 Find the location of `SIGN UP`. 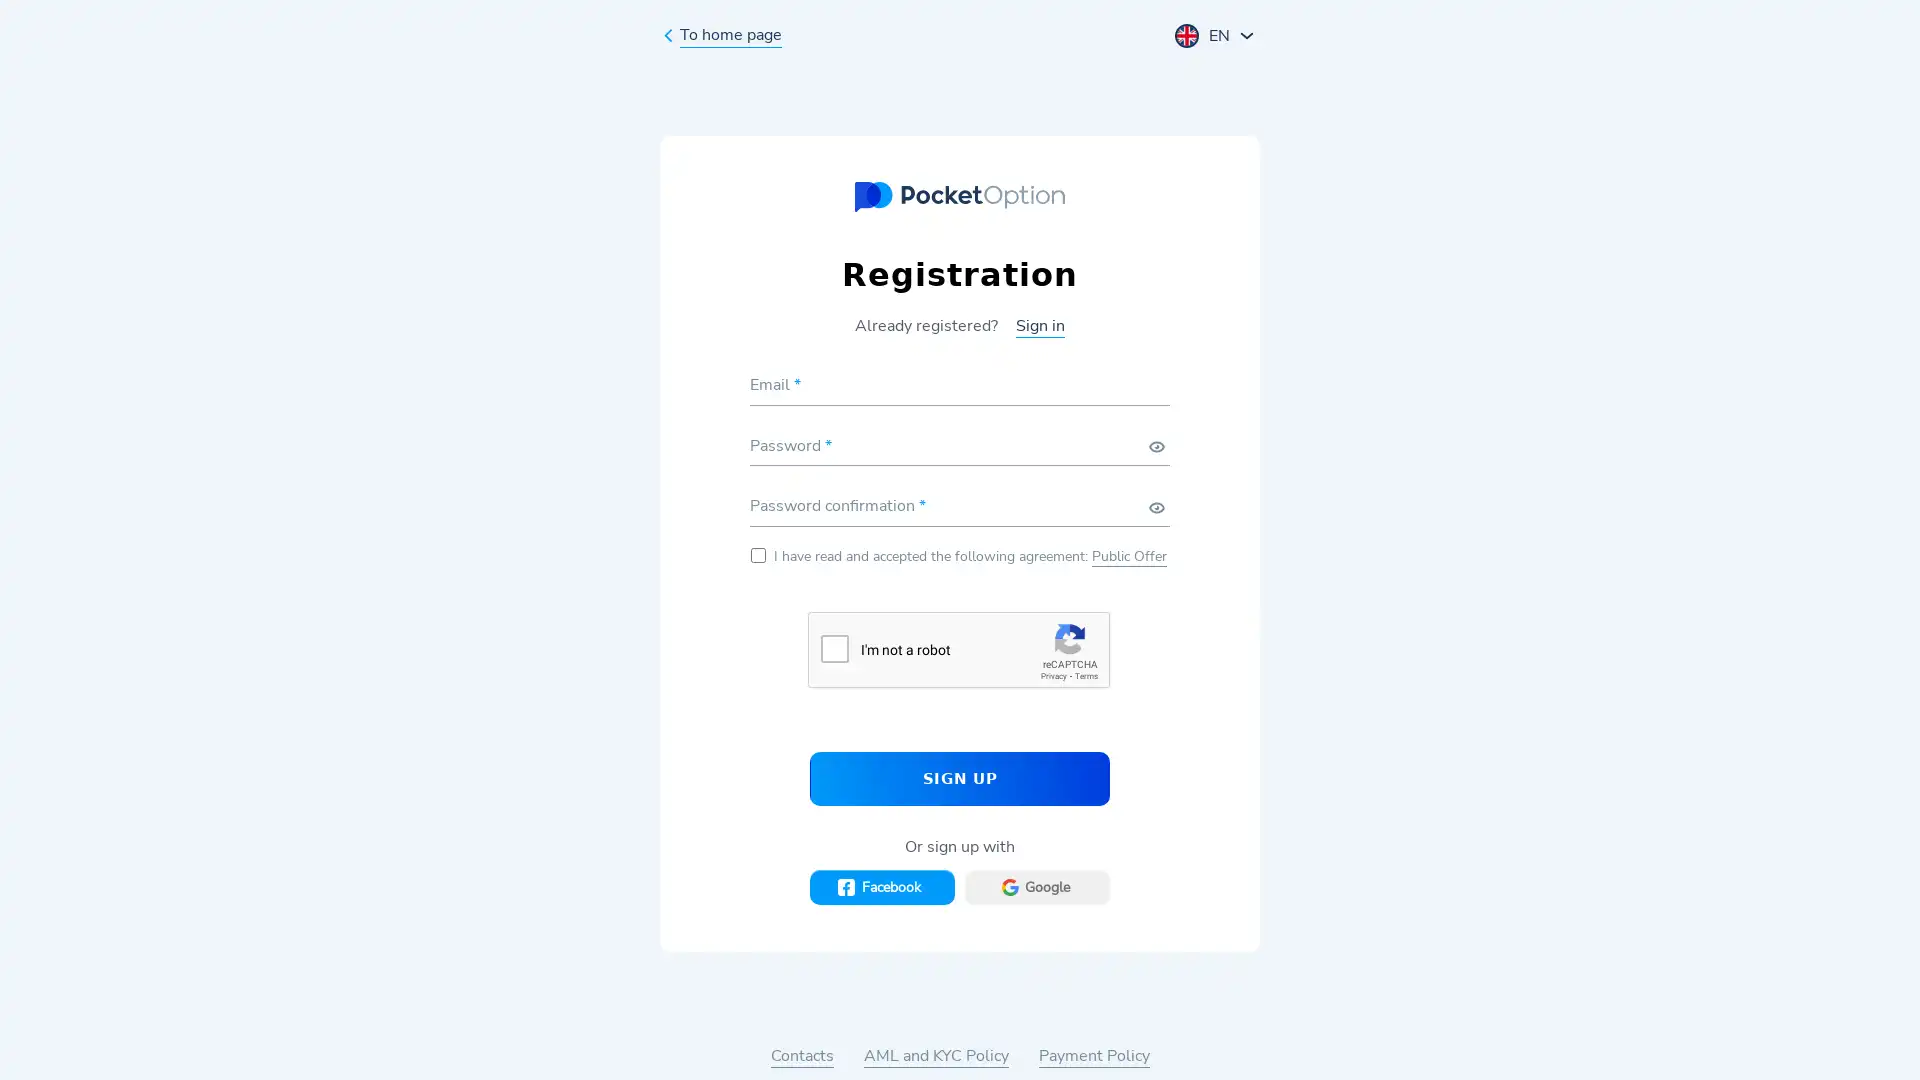

SIGN UP is located at coordinates (960, 777).